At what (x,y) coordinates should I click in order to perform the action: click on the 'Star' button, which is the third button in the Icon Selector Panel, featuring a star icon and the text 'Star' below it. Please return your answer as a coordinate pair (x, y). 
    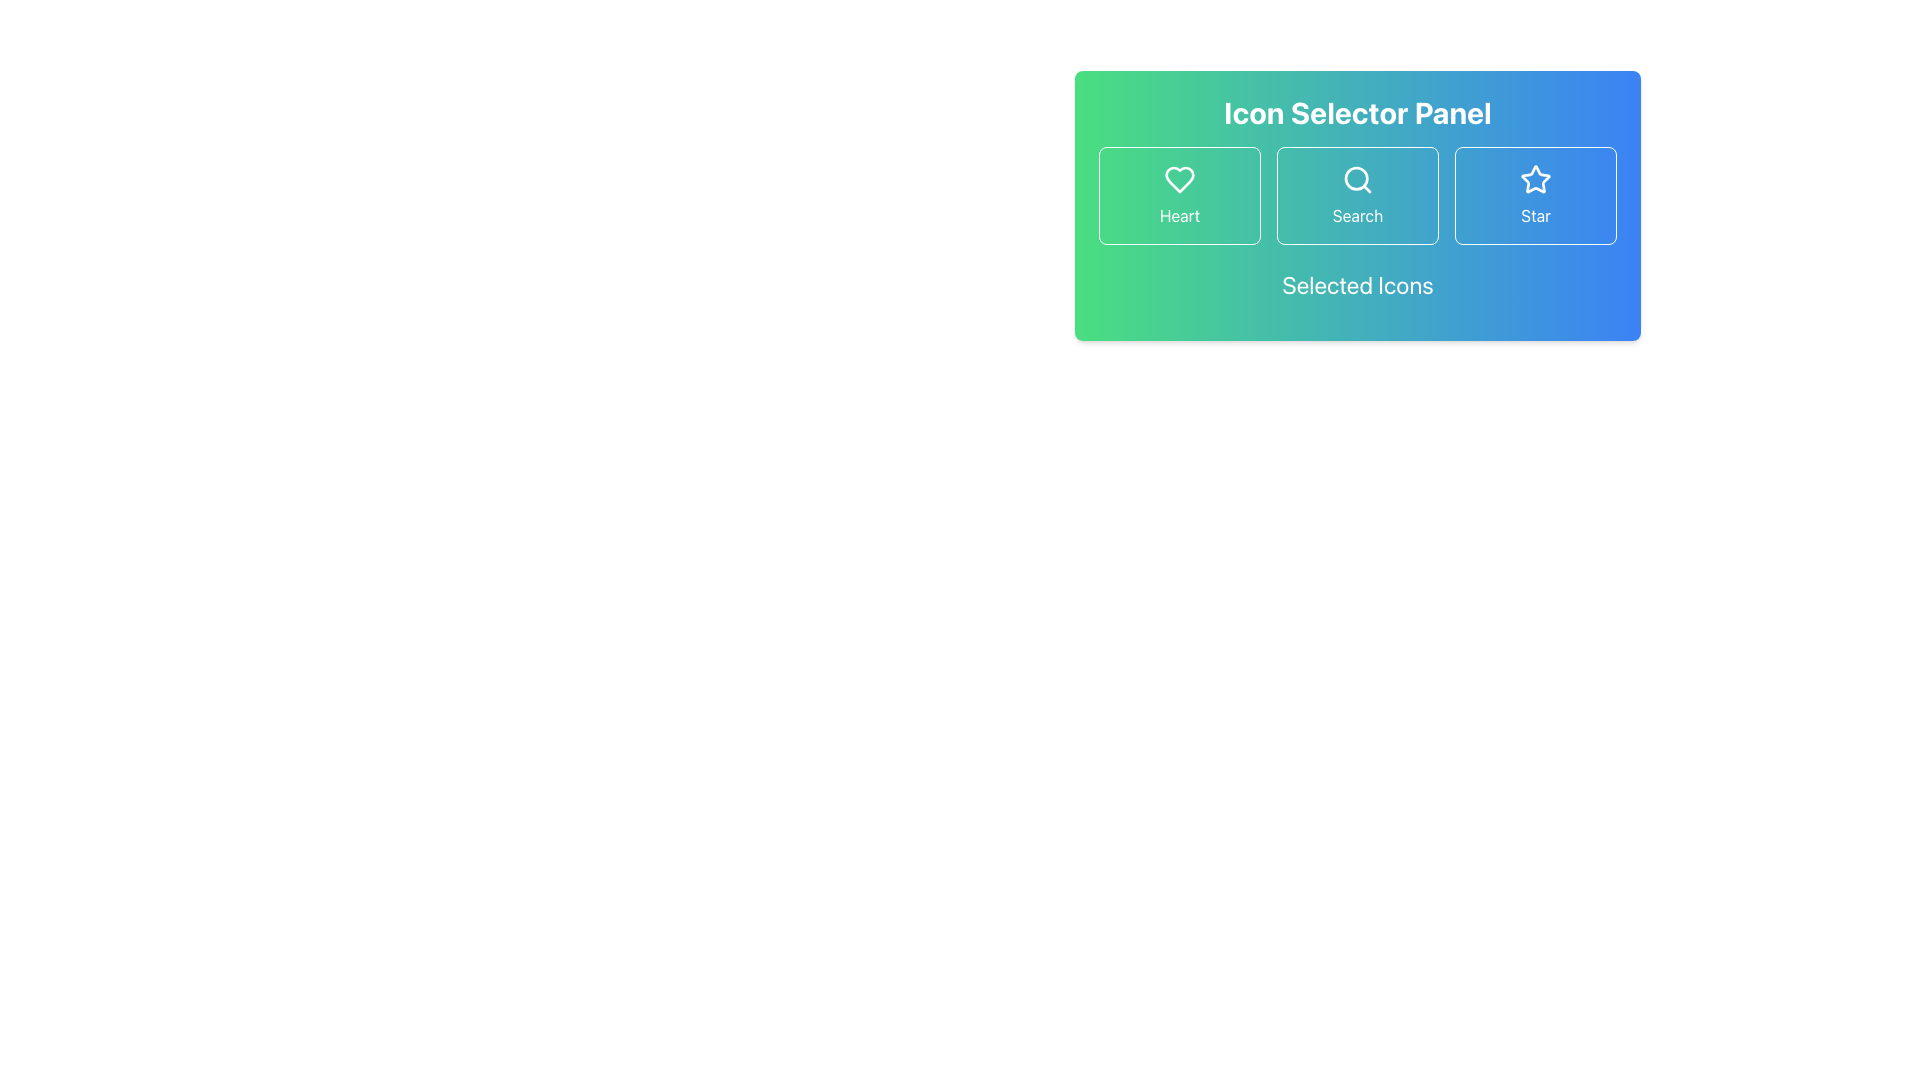
    Looking at the image, I should click on (1535, 196).